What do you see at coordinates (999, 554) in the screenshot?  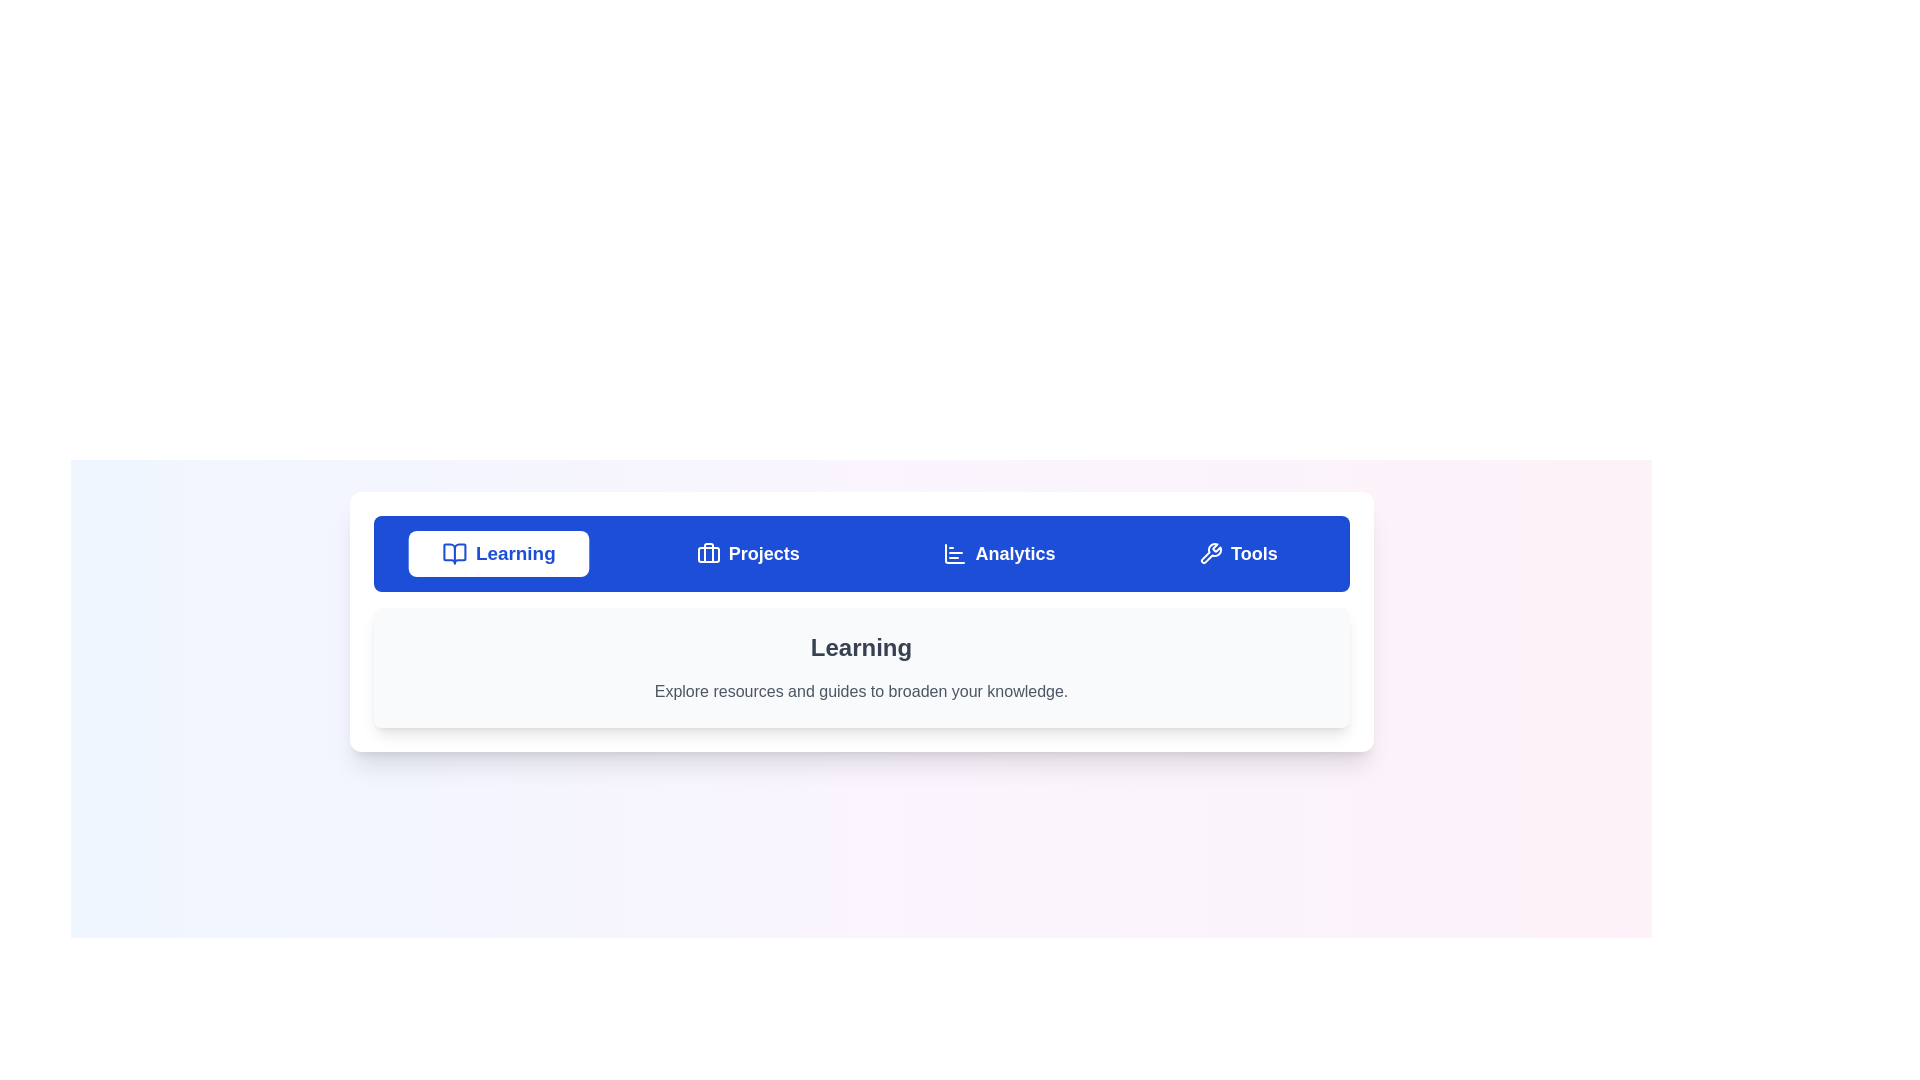 I see `the interactive 'Analytics' button, which is the third button in a horizontal menu located at the top section of the card` at bounding box center [999, 554].